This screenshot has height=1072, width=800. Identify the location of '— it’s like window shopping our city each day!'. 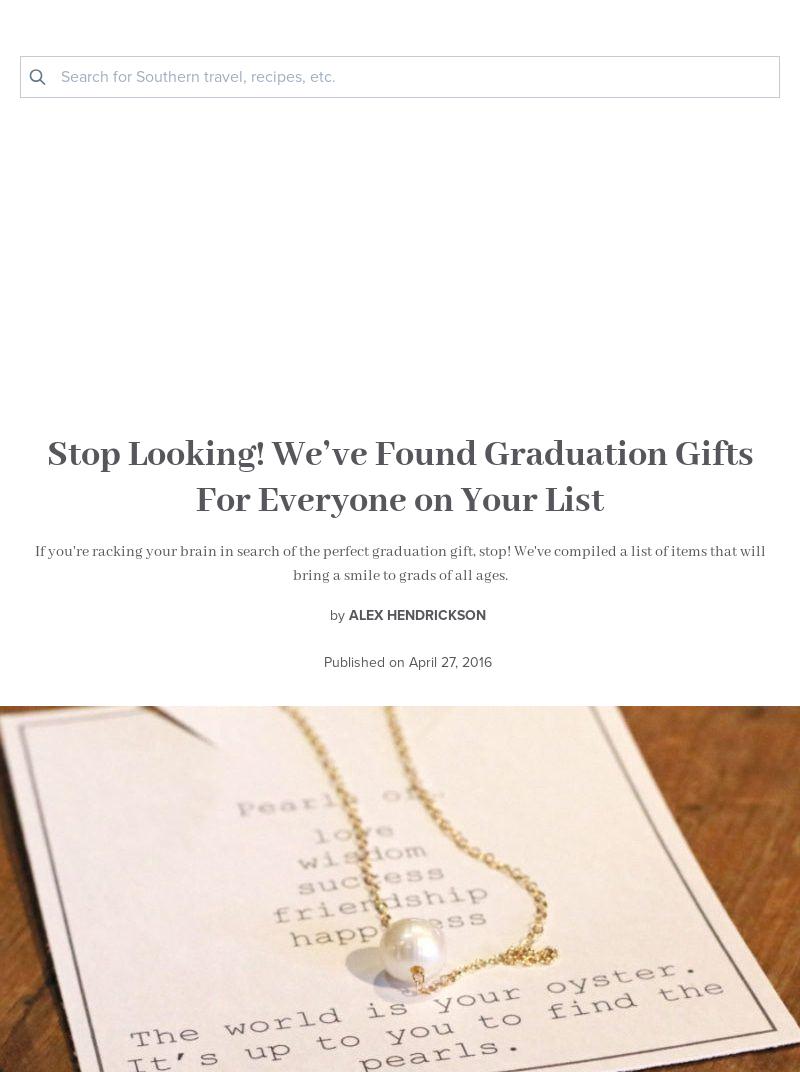
(397, 815).